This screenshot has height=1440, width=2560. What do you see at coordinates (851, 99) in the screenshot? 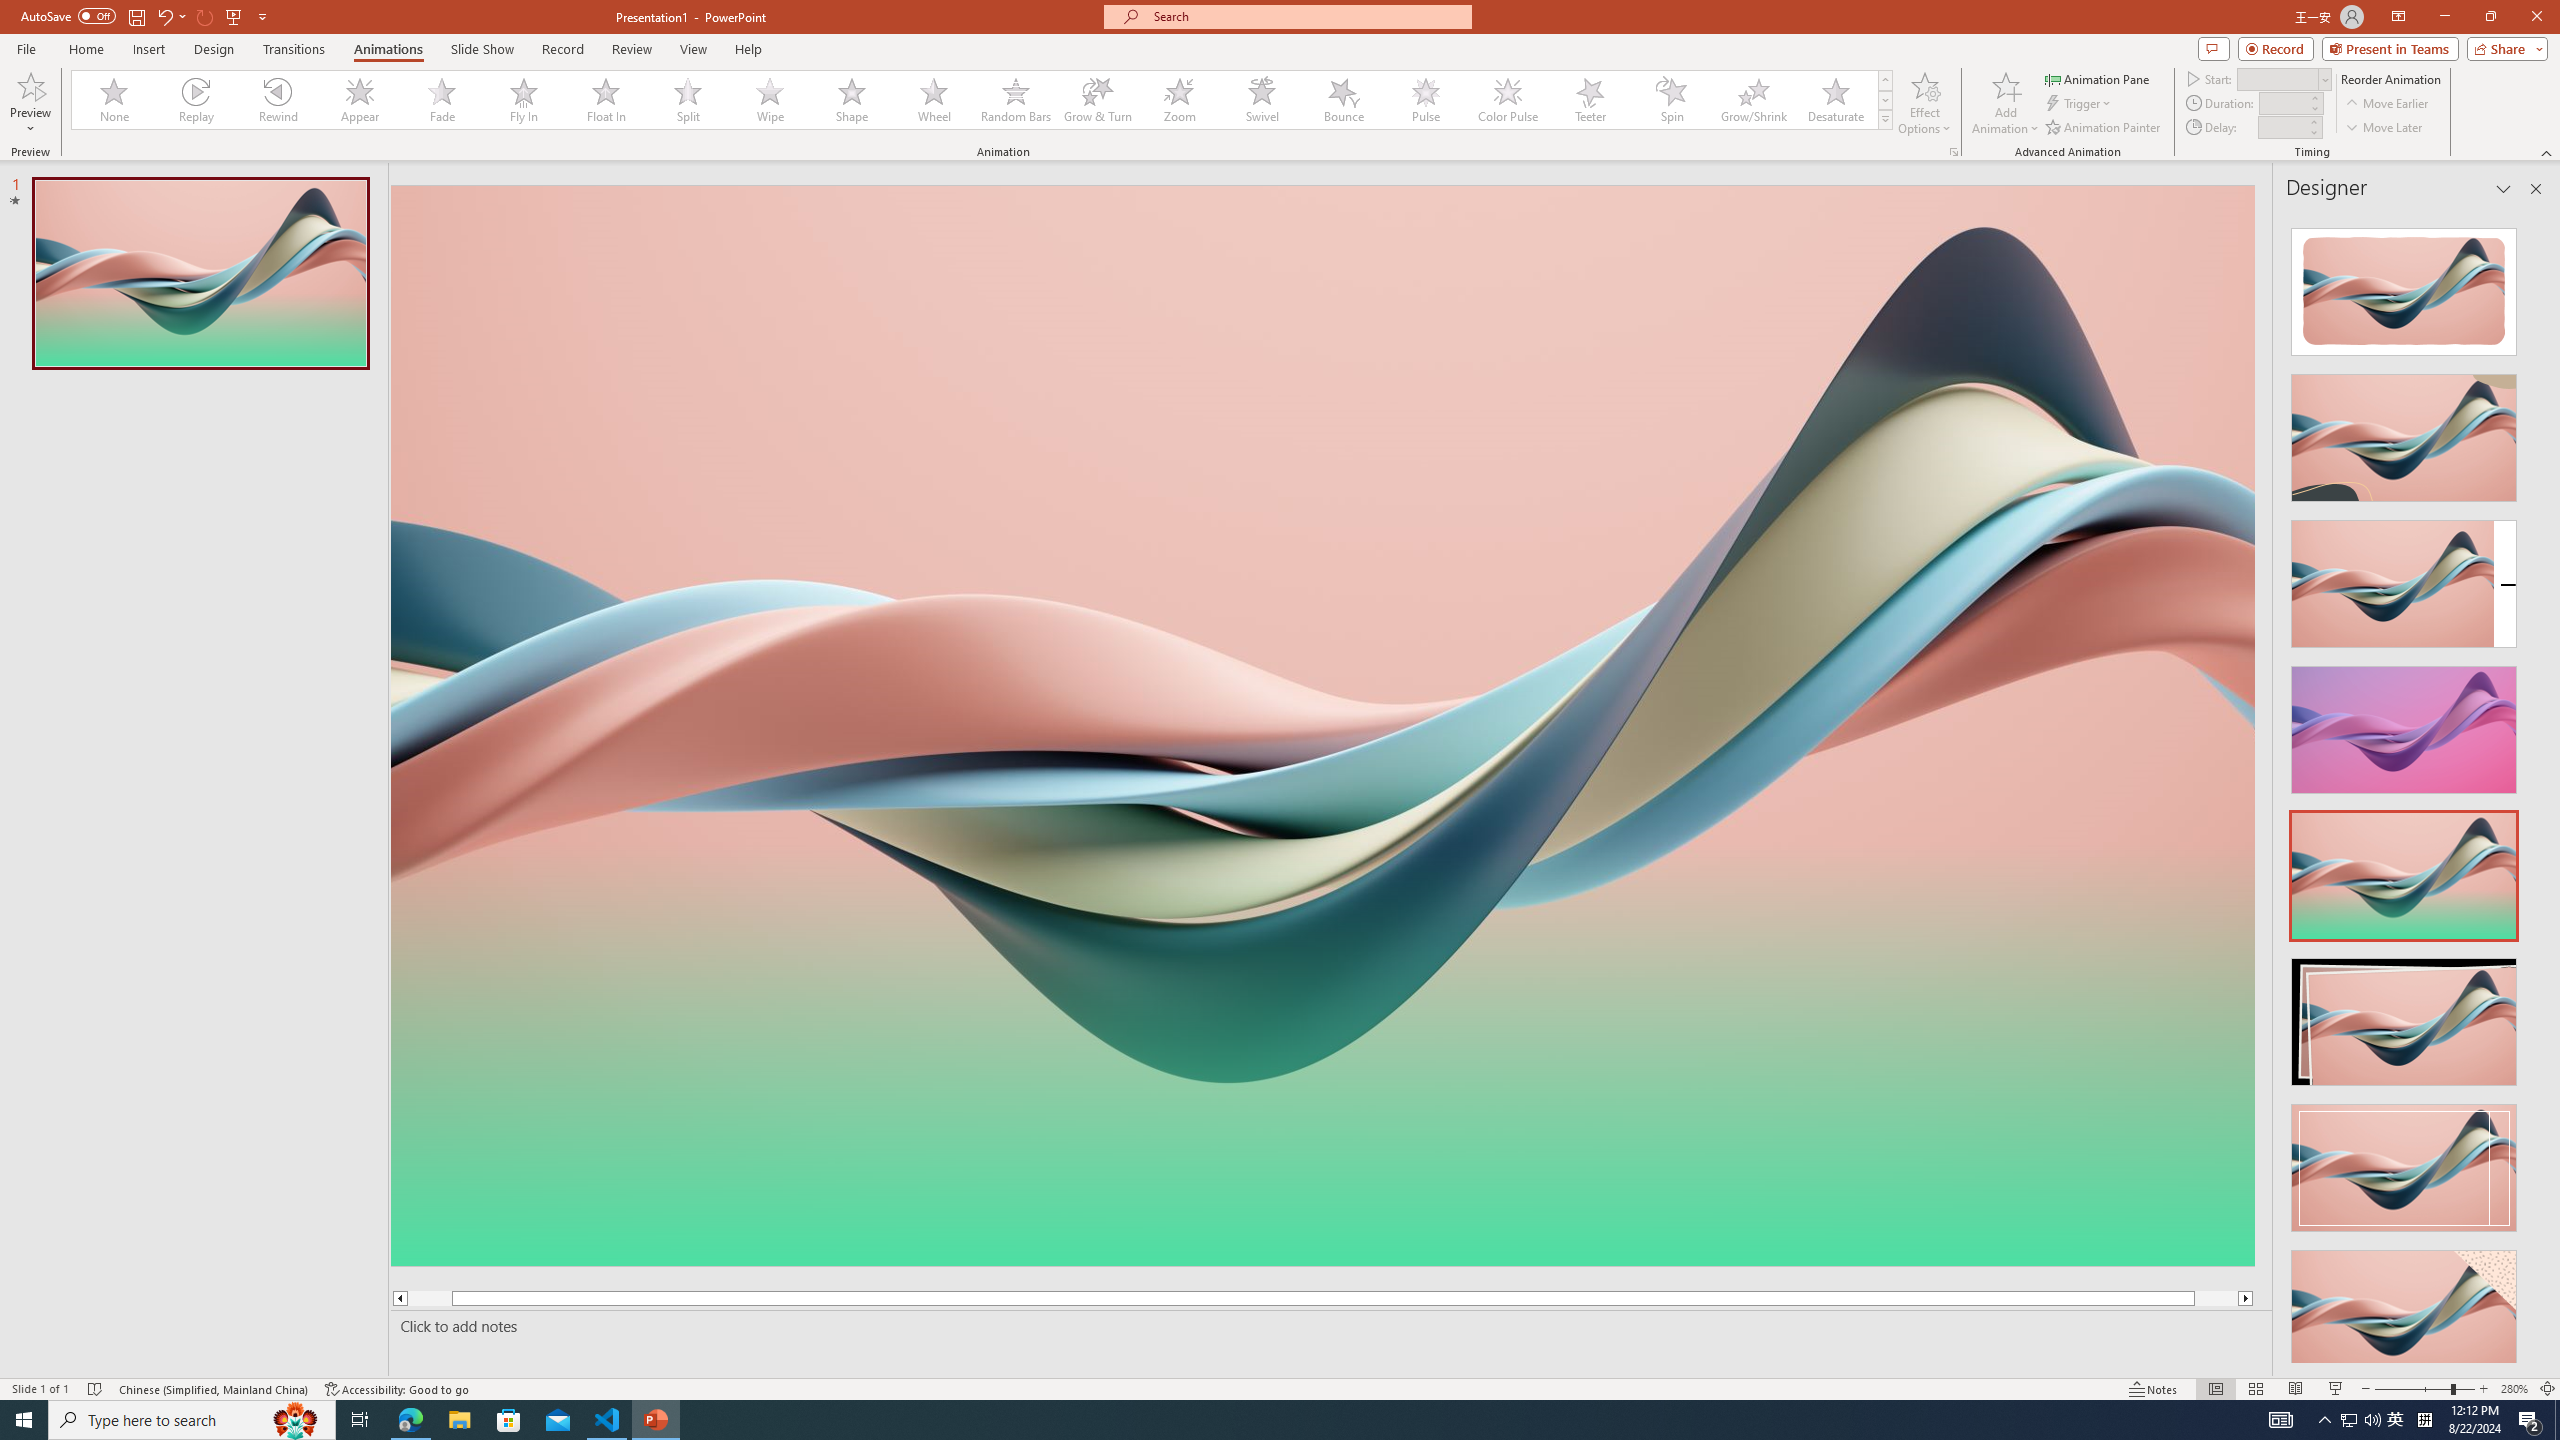
I see `'Shape'` at bounding box center [851, 99].